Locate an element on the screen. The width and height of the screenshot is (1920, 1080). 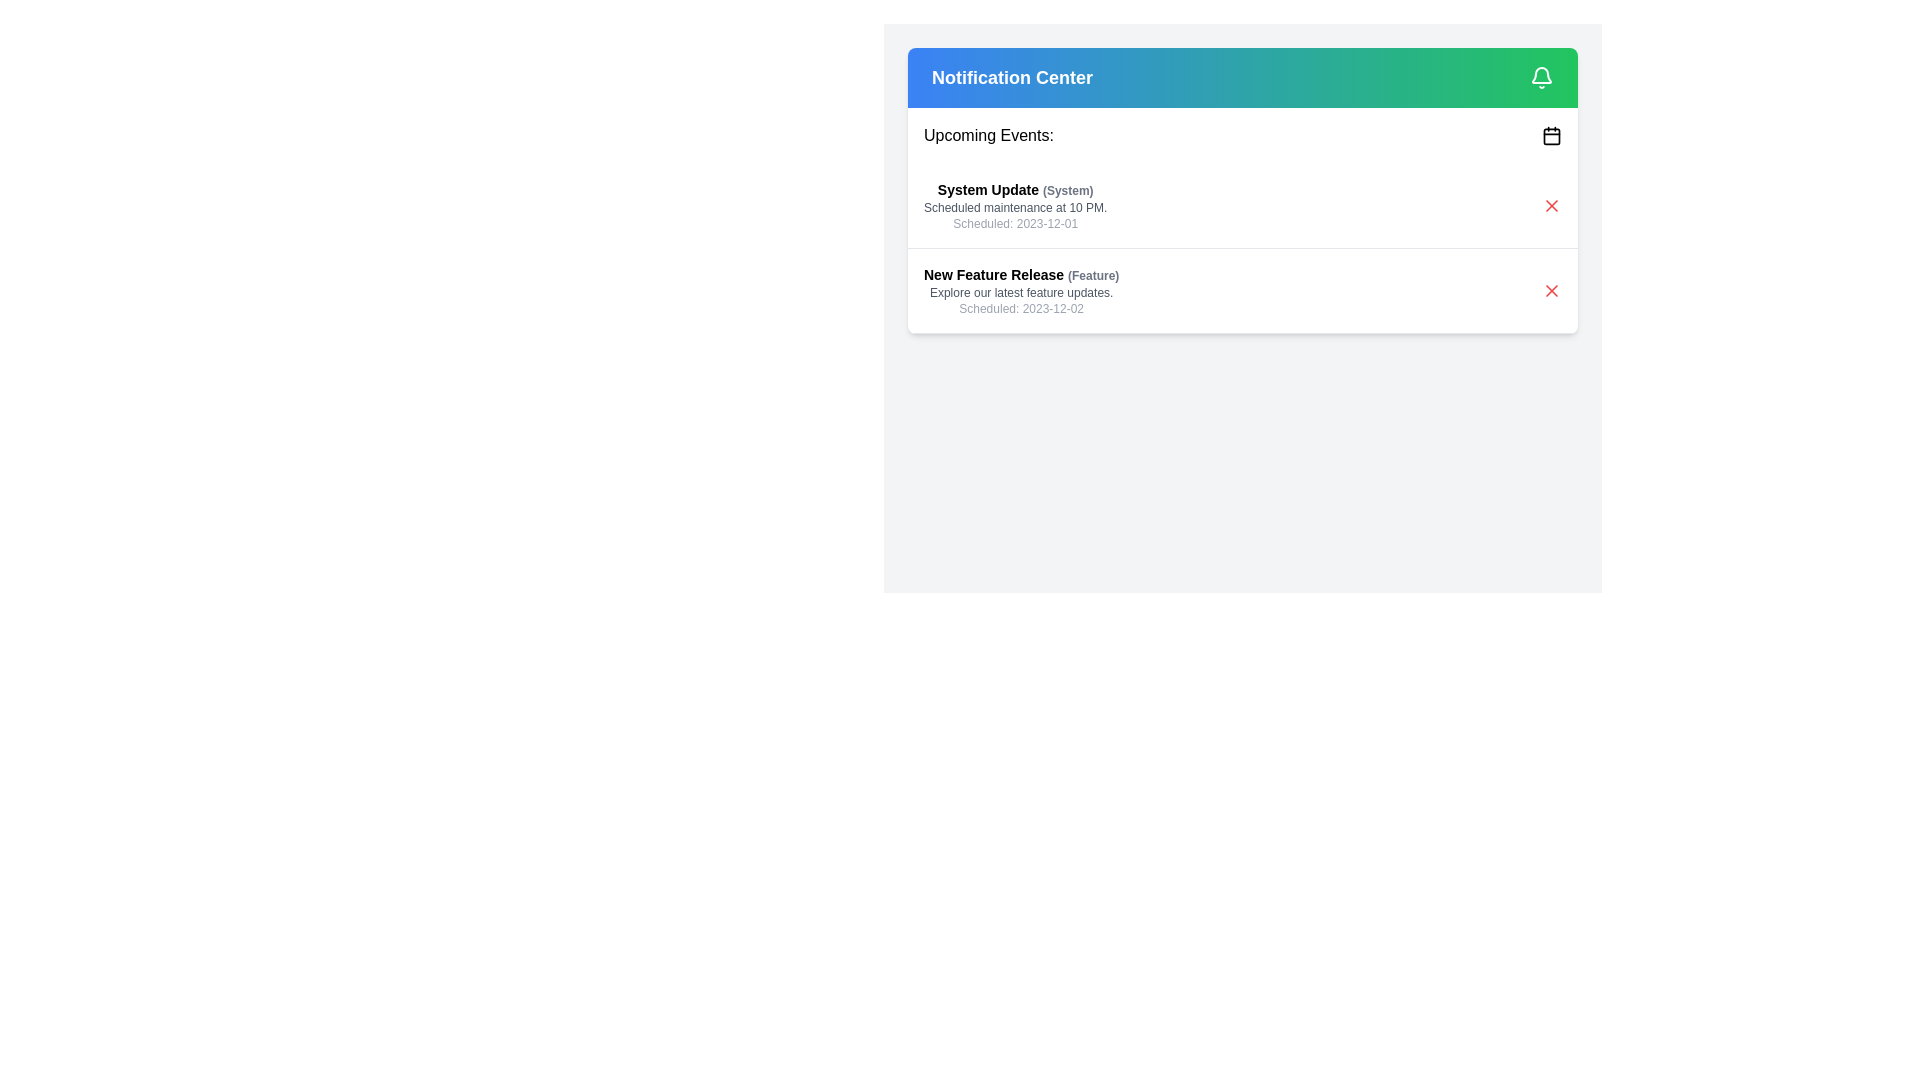
the text block displaying 'Explore our latest feature updates.' which is styled in a small, gray font and is located beneath the title 'New Feature Release' is located at coordinates (1021, 293).